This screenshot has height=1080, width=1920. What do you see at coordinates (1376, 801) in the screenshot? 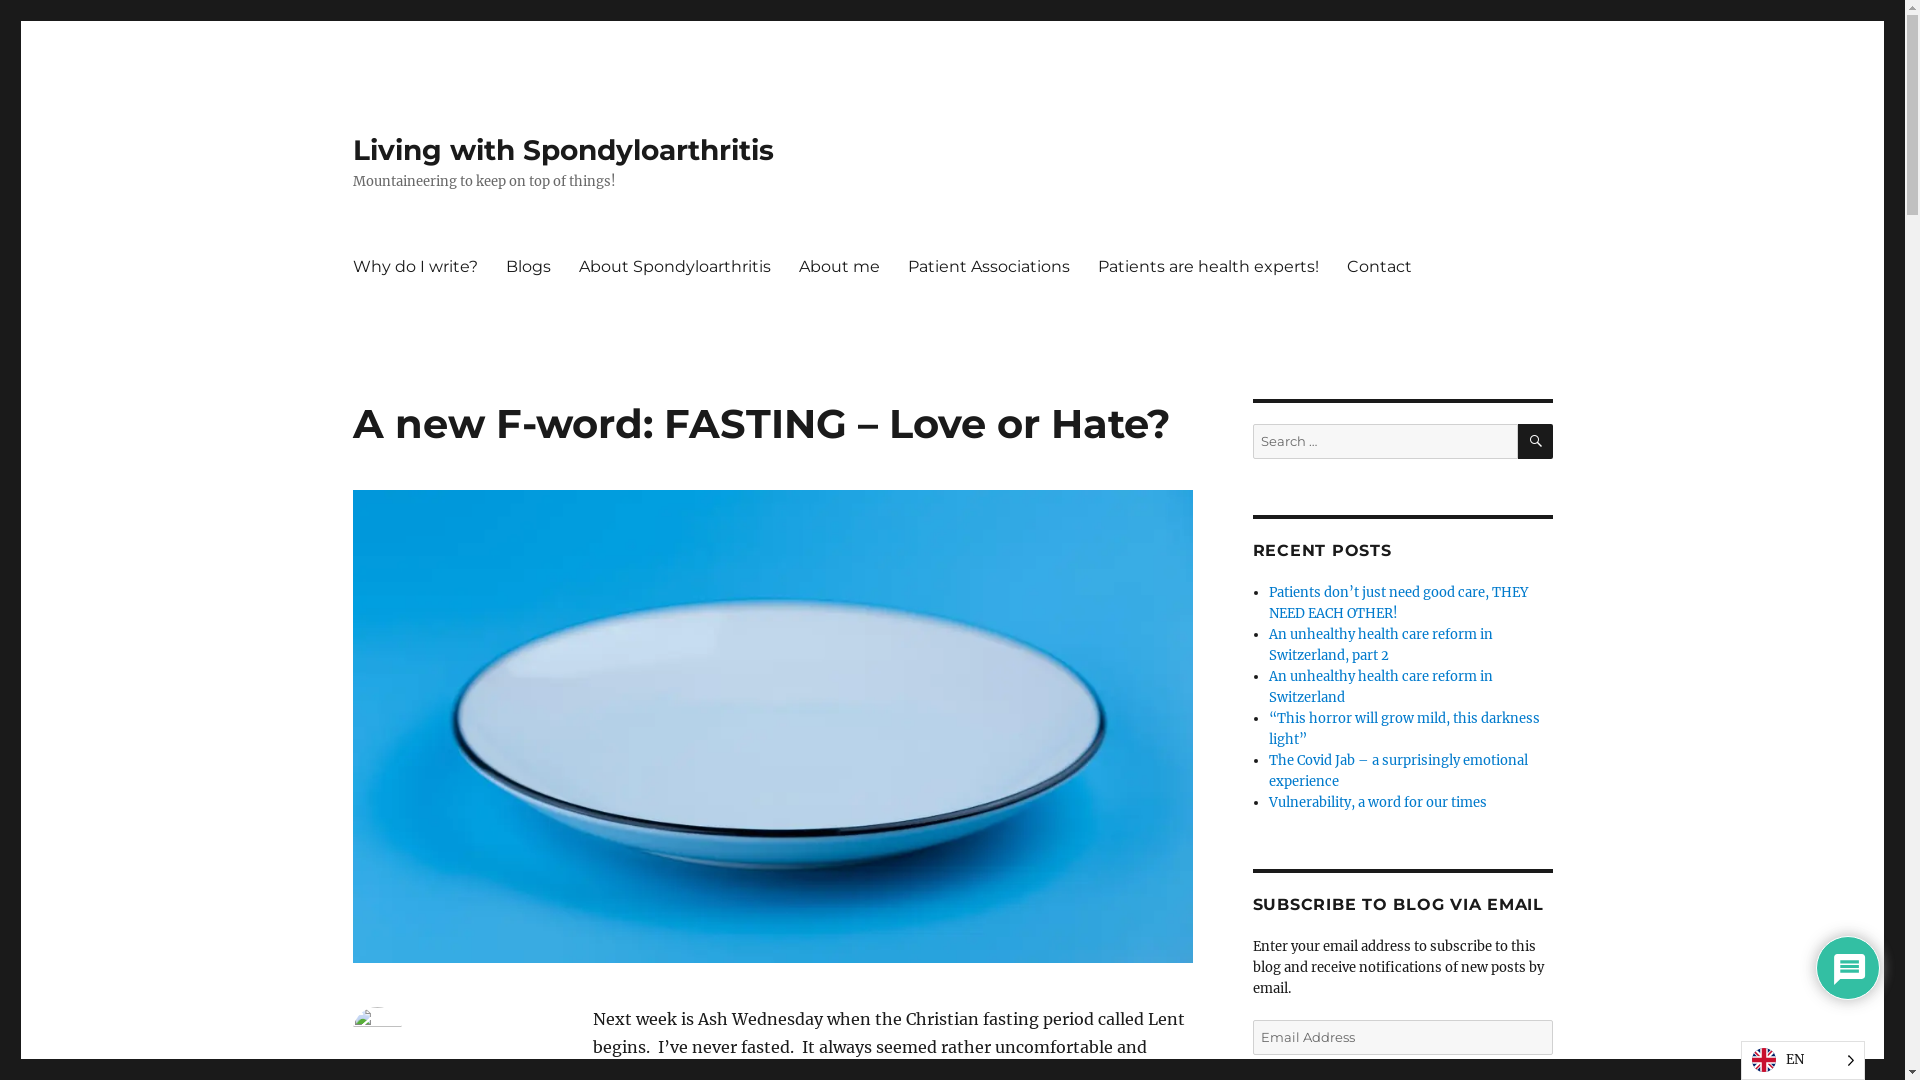
I see `'Vulnerability, a word for our times'` at bounding box center [1376, 801].